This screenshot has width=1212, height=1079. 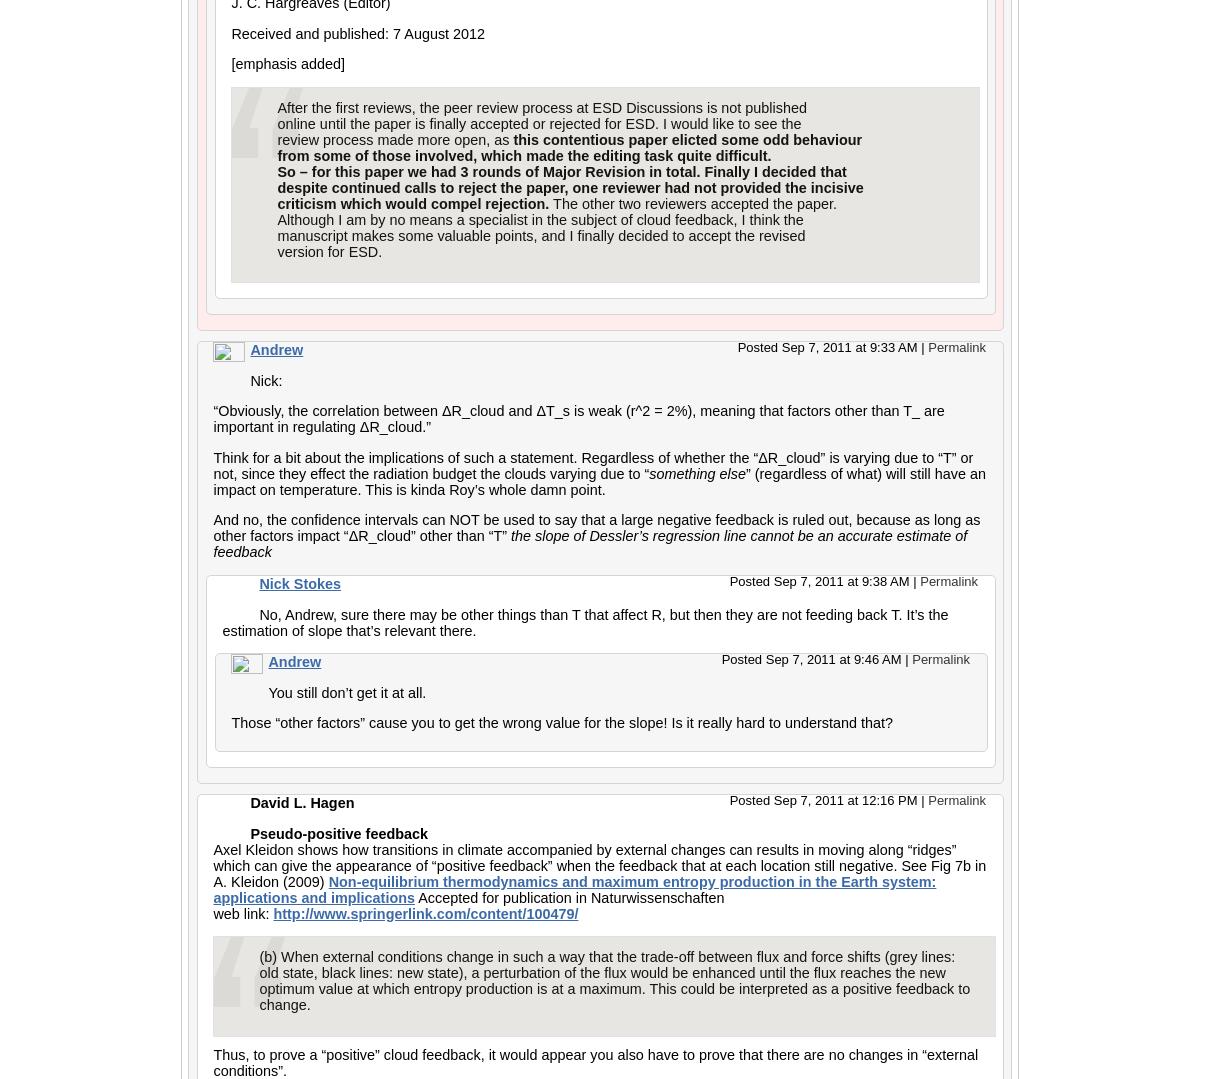 I want to click on 'despite continued calls to reject the paper, one reviewer had not provided the incisive', so click(x=570, y=186).